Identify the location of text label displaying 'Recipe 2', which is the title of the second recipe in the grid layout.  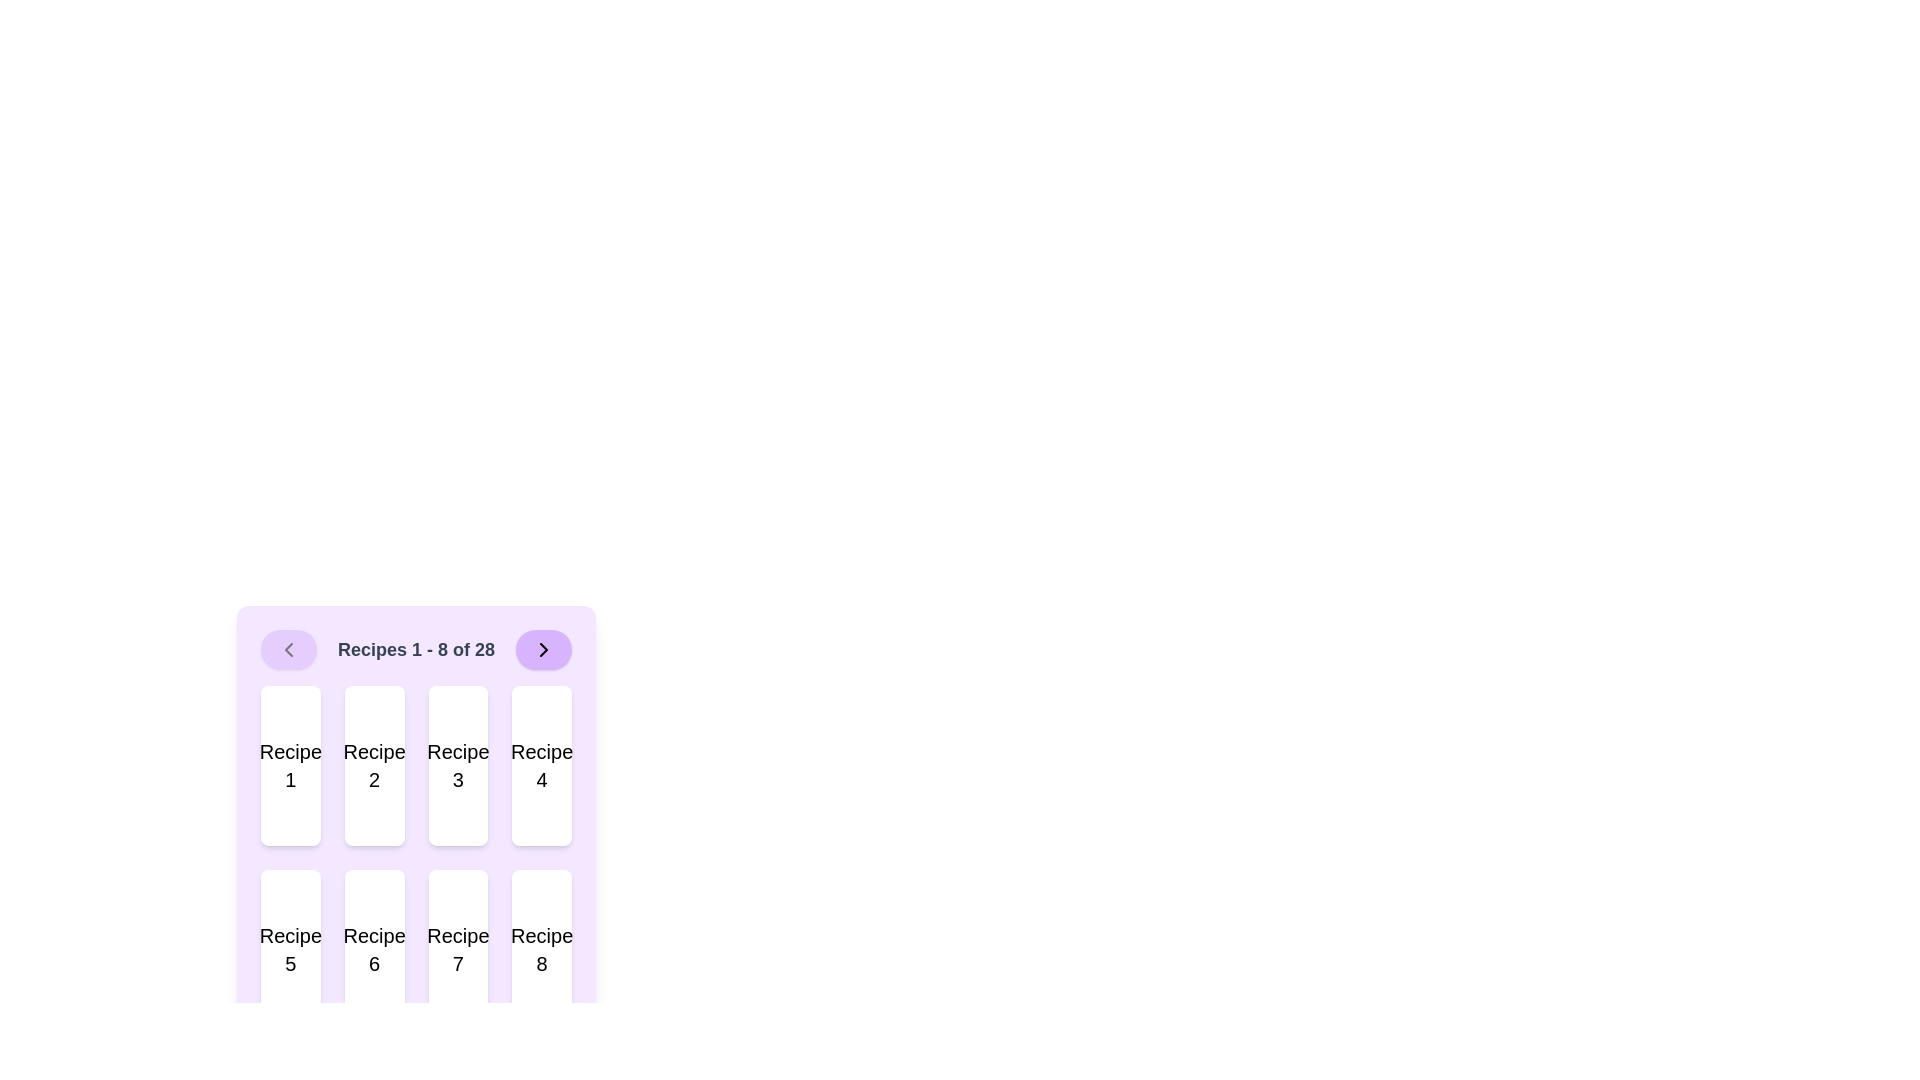
(374, 765).